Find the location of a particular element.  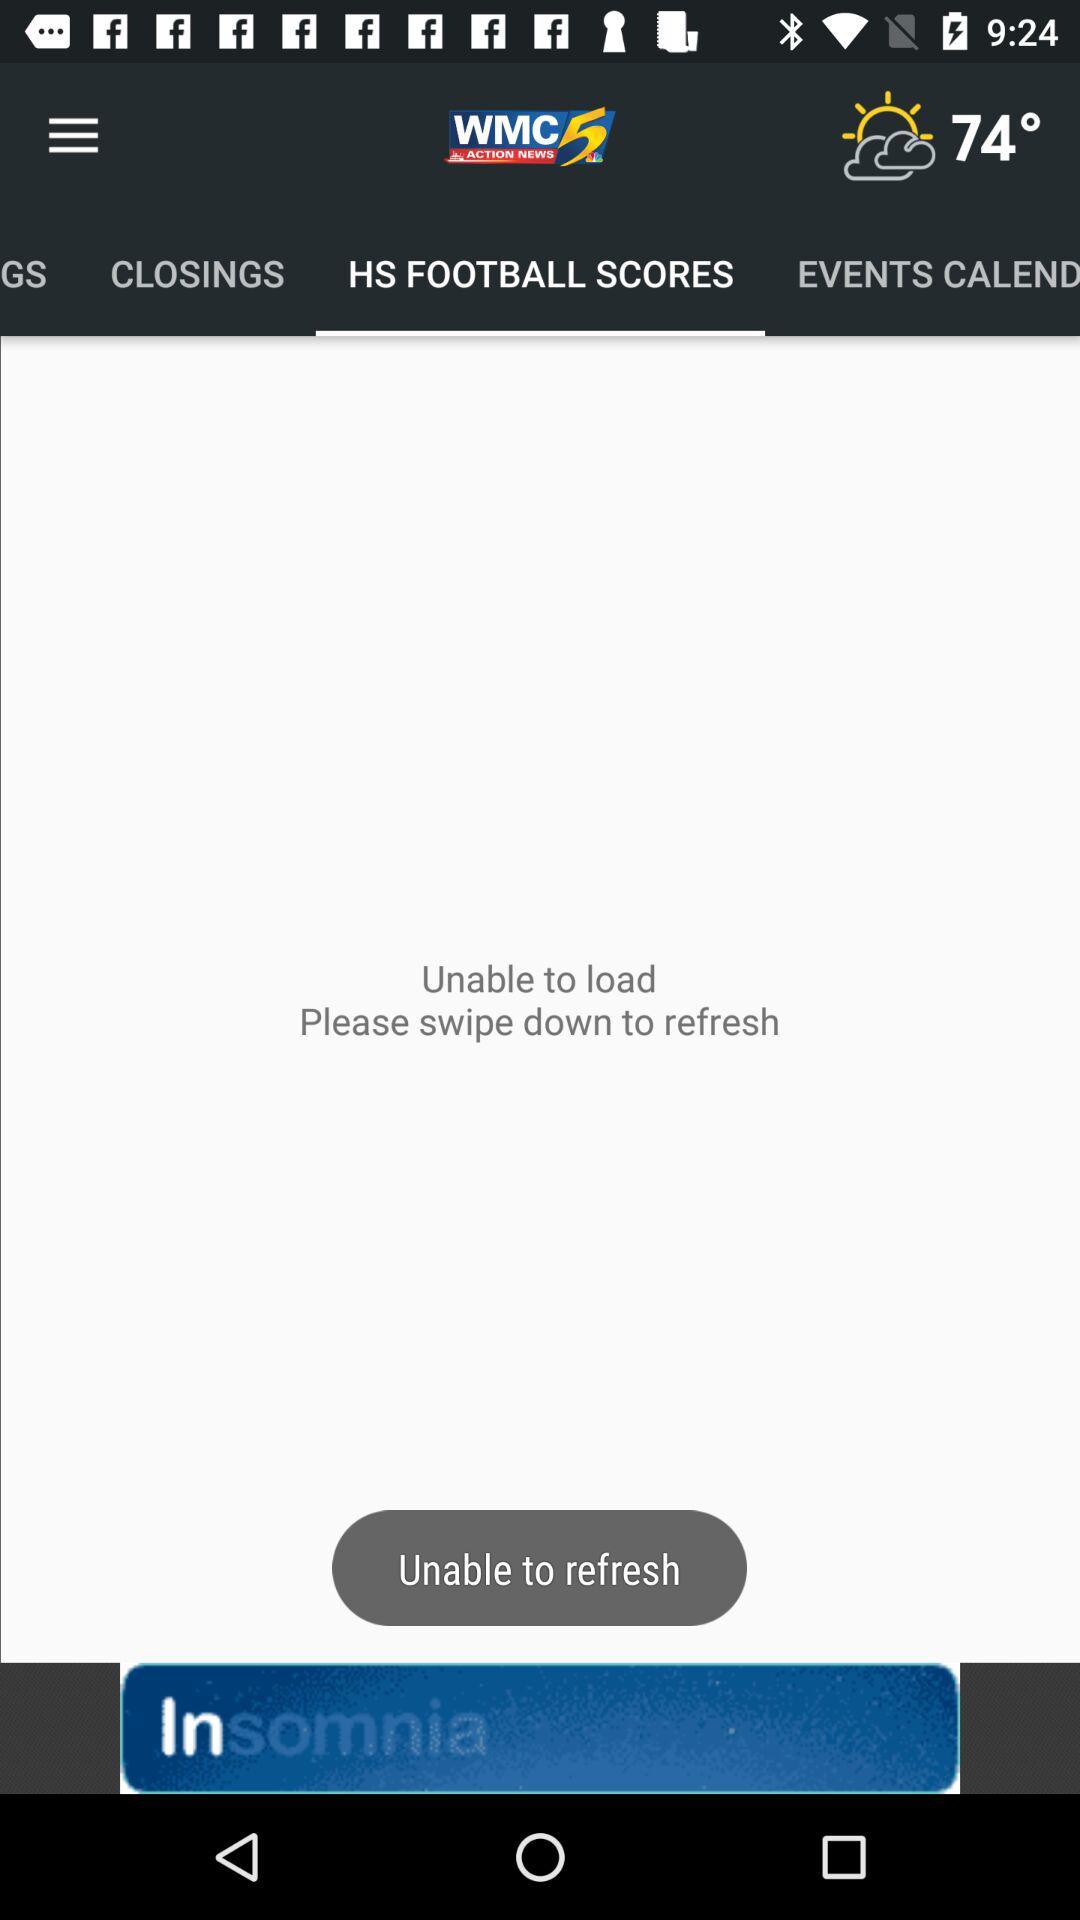

text page is located at coordinates (540, 1727).